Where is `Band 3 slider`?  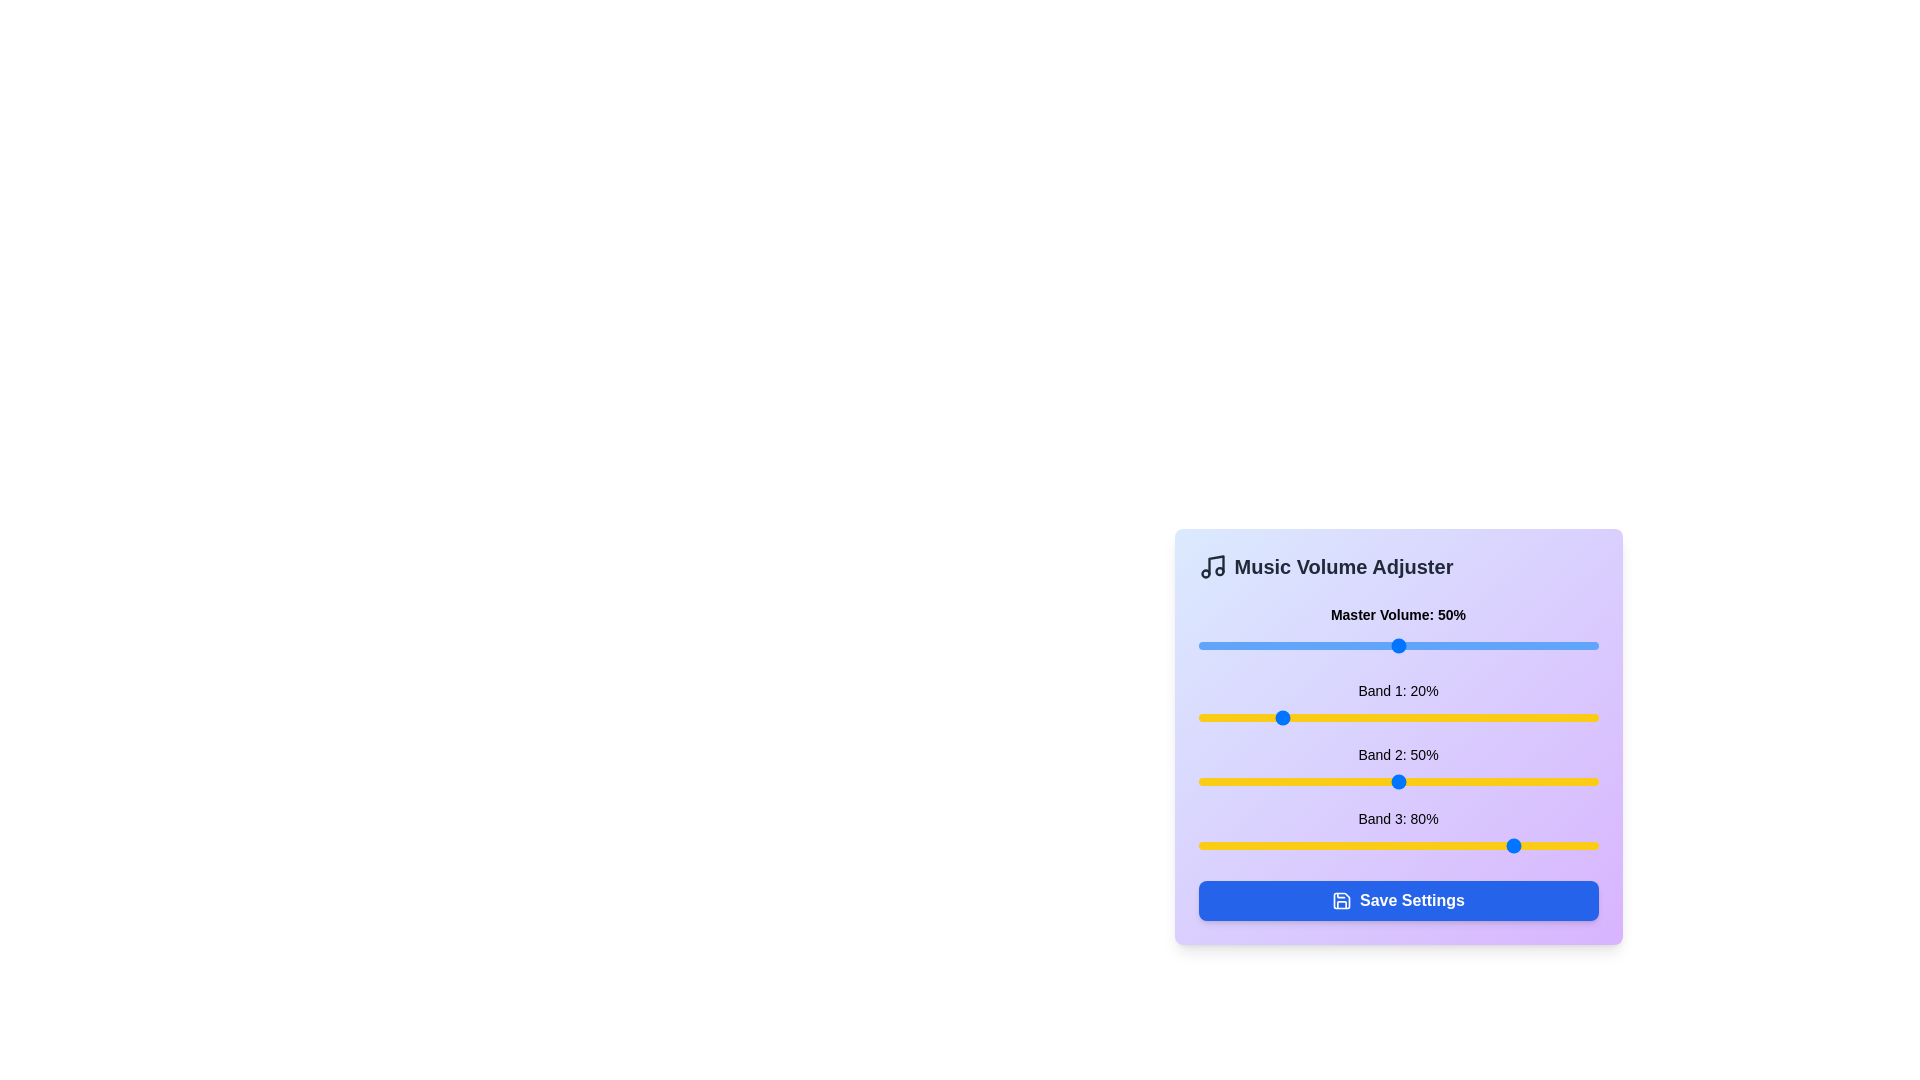
Band 3 slider is located at coordinates (1286, 845).